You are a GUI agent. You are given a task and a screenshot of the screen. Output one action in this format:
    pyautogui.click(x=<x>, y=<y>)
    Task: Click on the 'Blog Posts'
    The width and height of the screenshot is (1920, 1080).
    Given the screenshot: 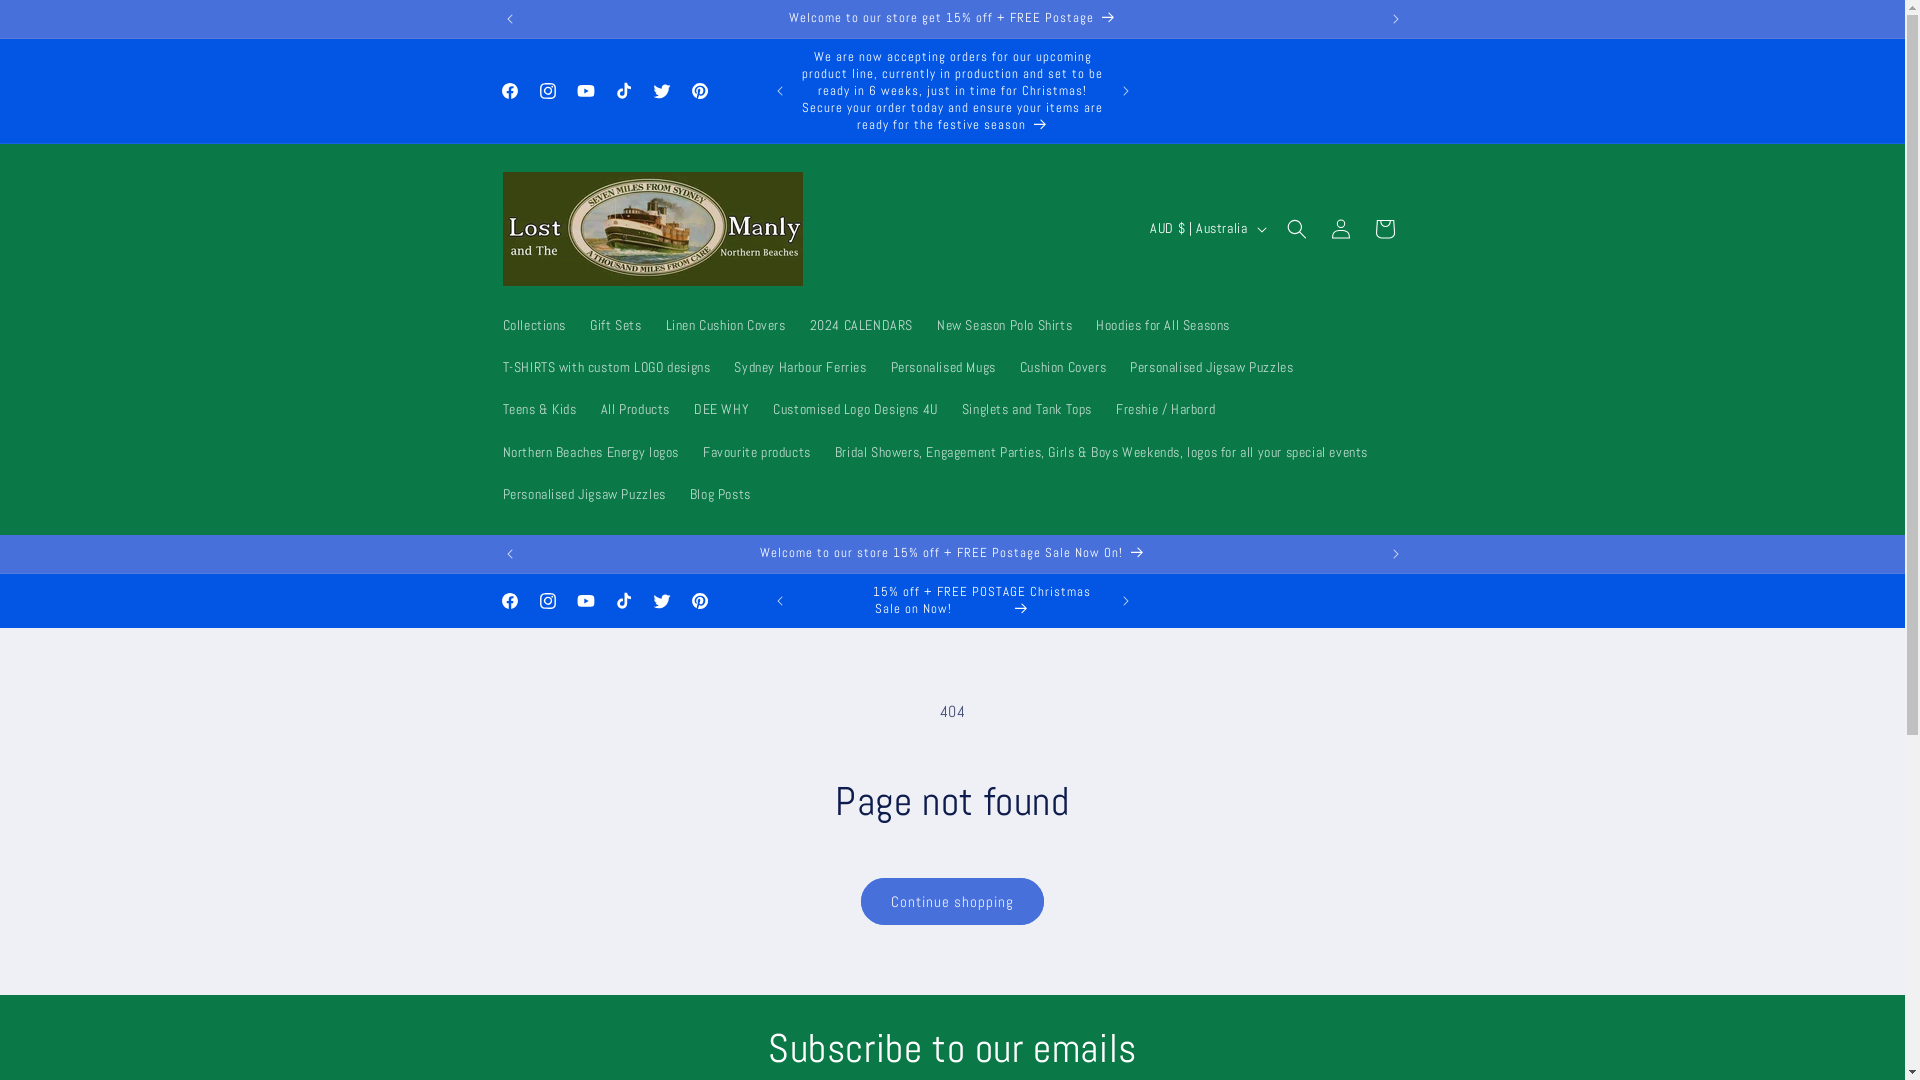 What is the action you would take?
    pyautogui.click(x=677, y=493)
    